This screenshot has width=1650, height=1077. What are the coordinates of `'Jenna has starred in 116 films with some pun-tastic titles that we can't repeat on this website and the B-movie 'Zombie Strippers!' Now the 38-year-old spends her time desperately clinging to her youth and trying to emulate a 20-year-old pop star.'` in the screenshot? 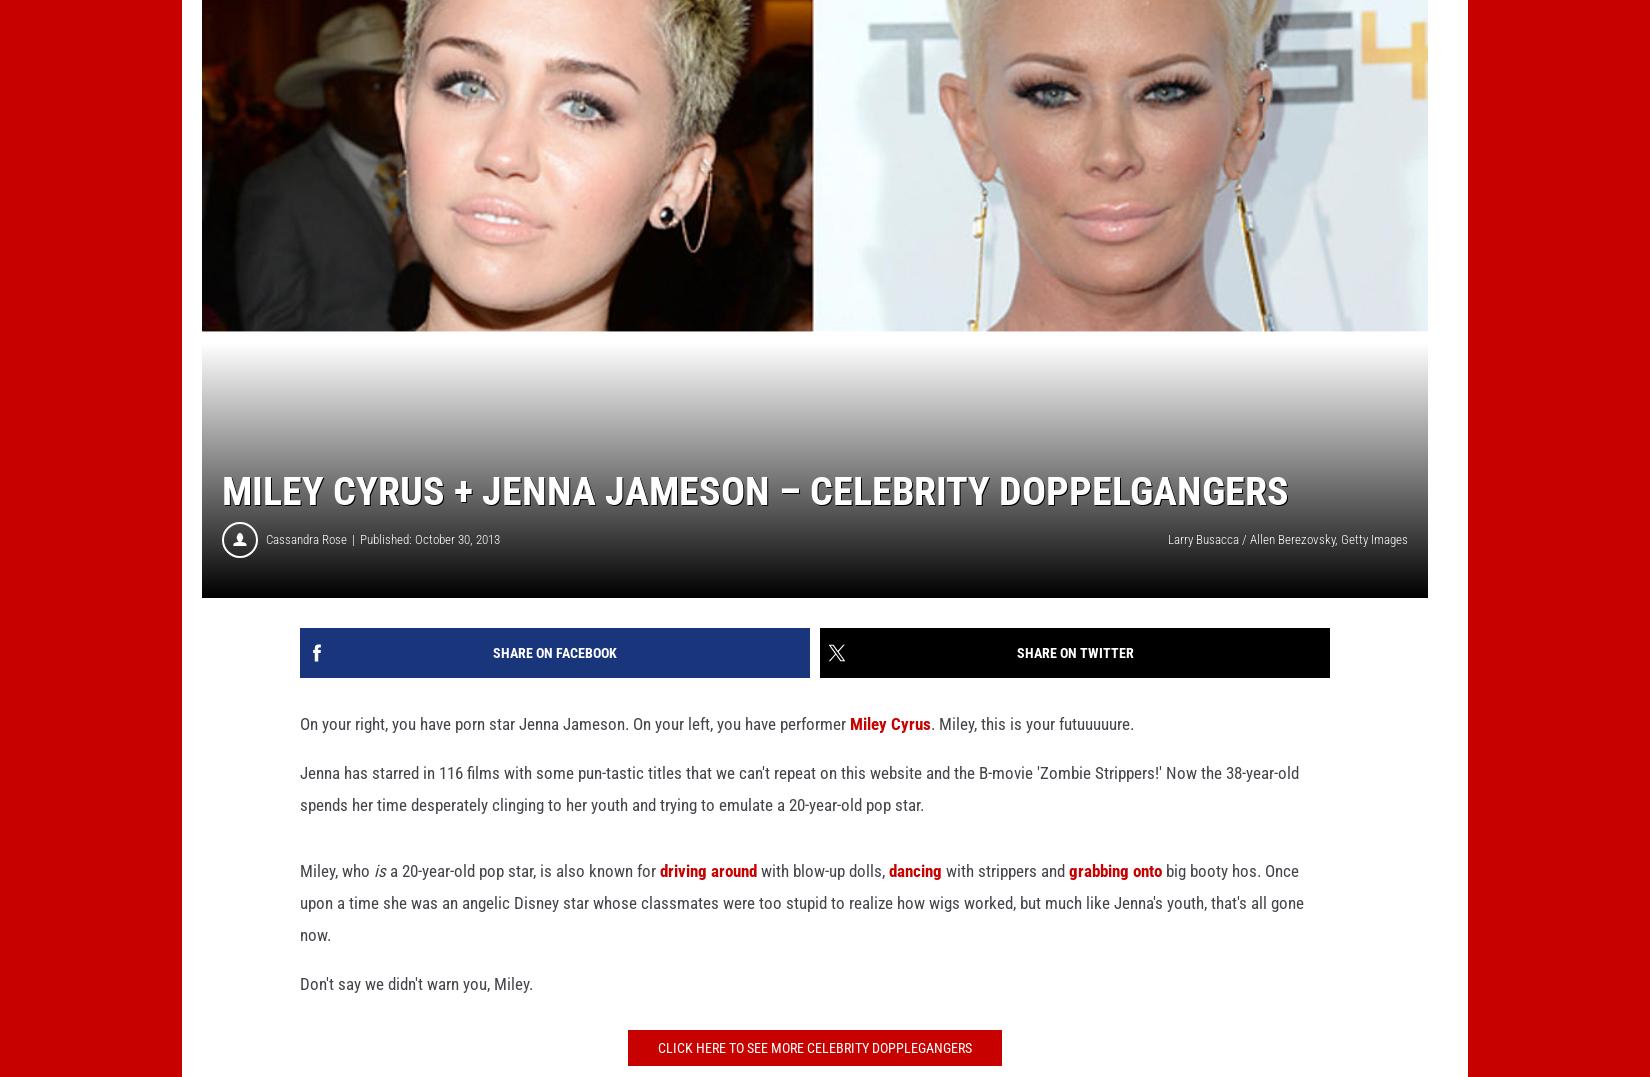 It's located at (798, 820).